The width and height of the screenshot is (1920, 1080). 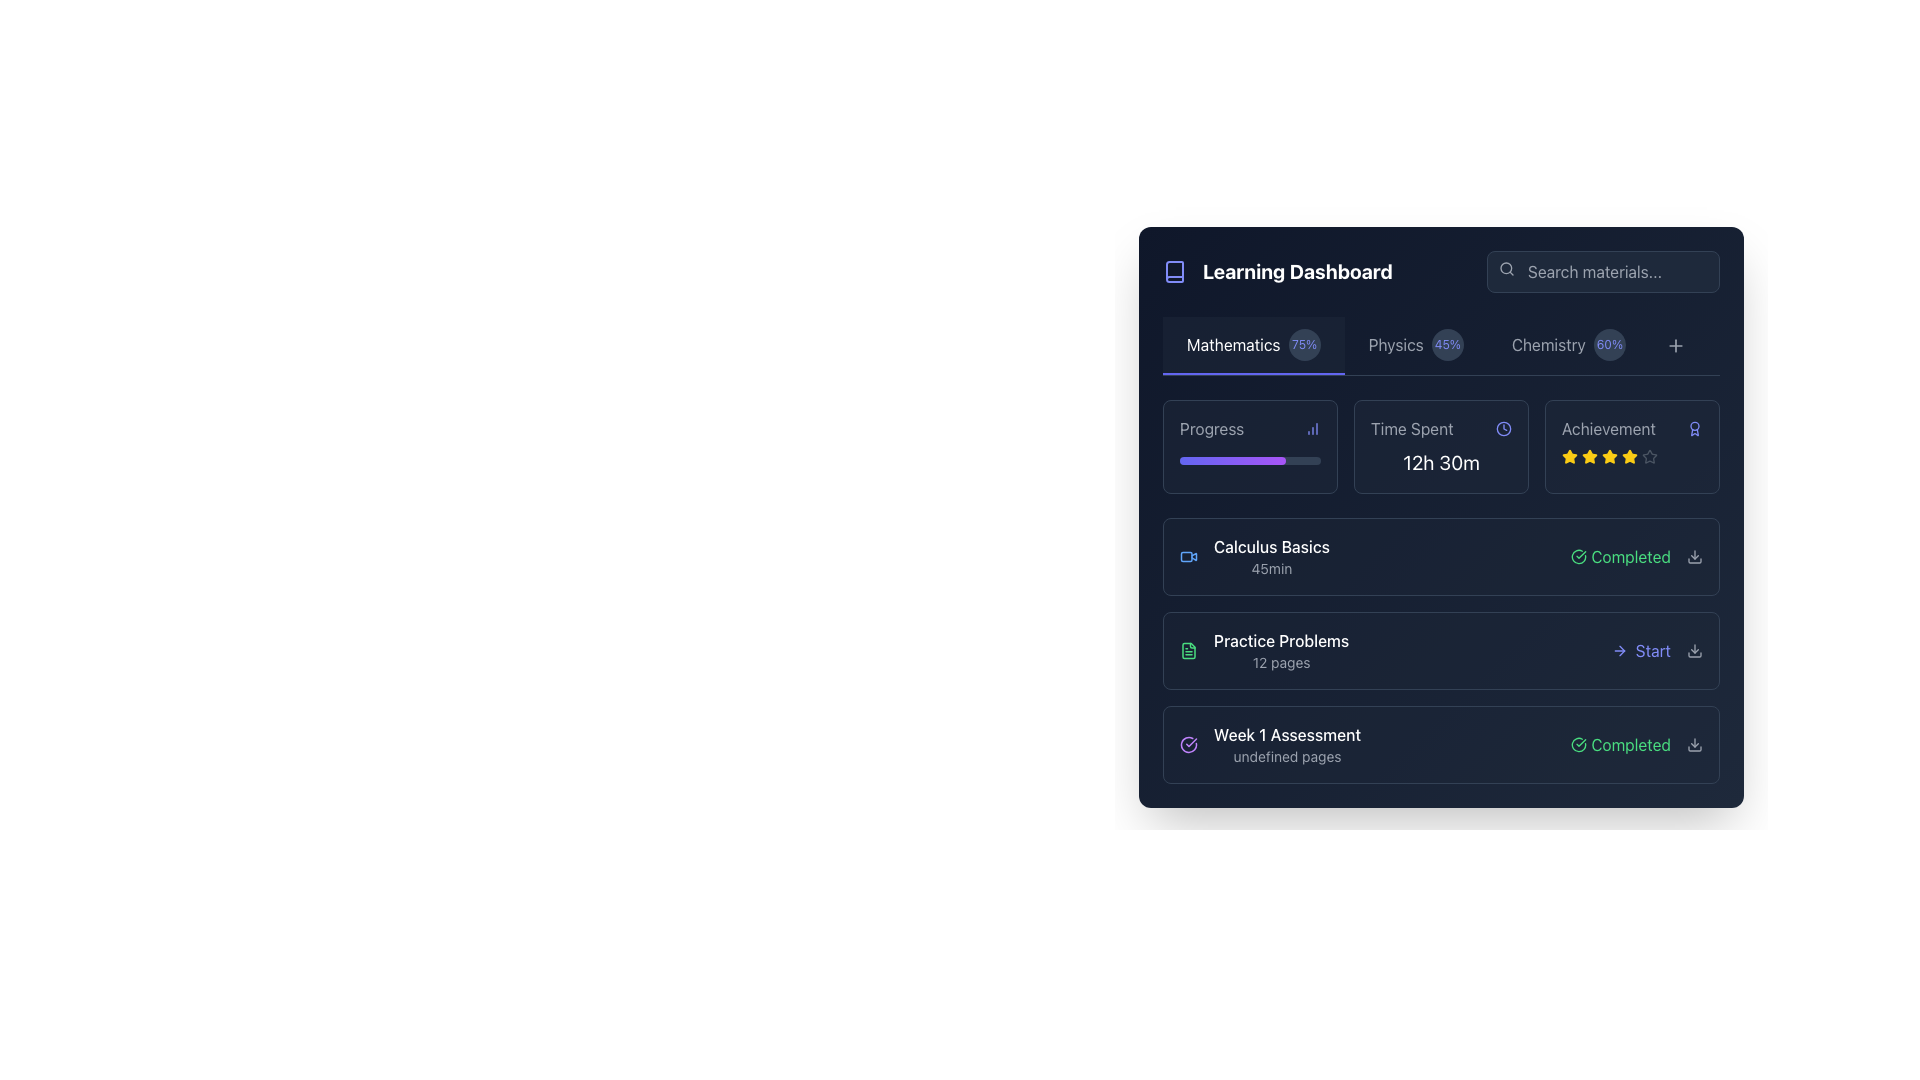 I want to click on the Rating indicator (stars) located in the 'Achievement' section at the top-right area of the card, which shows a four-out-of-five rating with four stars filled and one star empty, so click(x=1632, y=456).